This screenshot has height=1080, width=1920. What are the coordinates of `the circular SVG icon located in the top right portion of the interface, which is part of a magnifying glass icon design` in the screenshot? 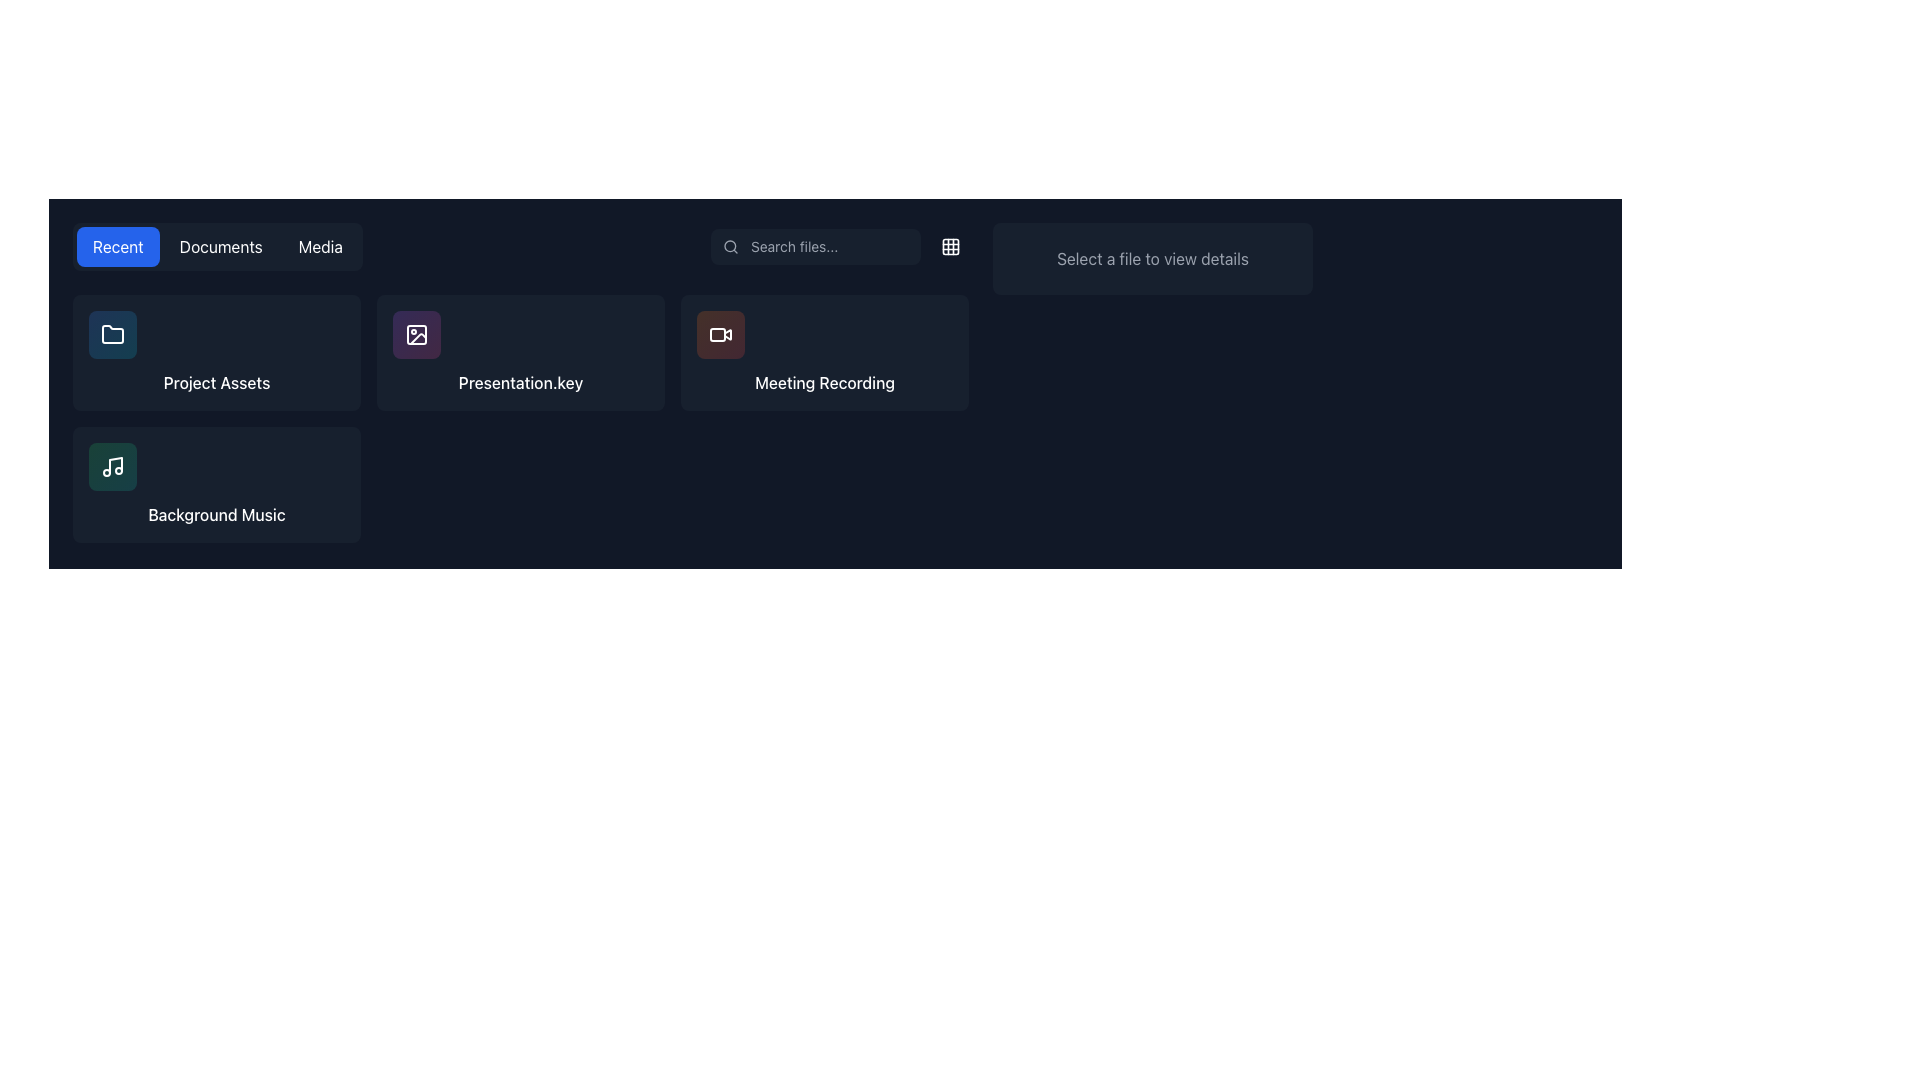 It's located at (729, 245).